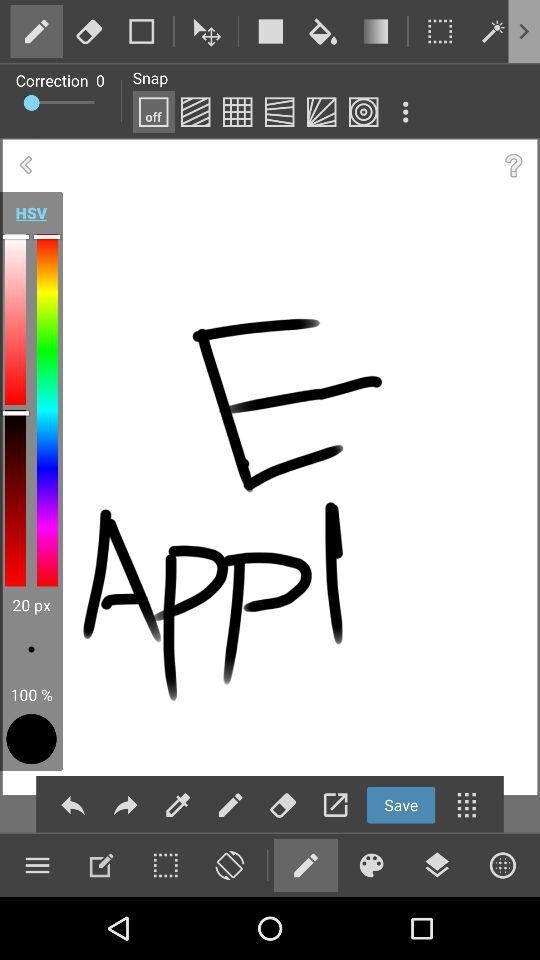  Describe the element at coordinates (323, 30) in the screenshot. I see `fill paint` at that location.